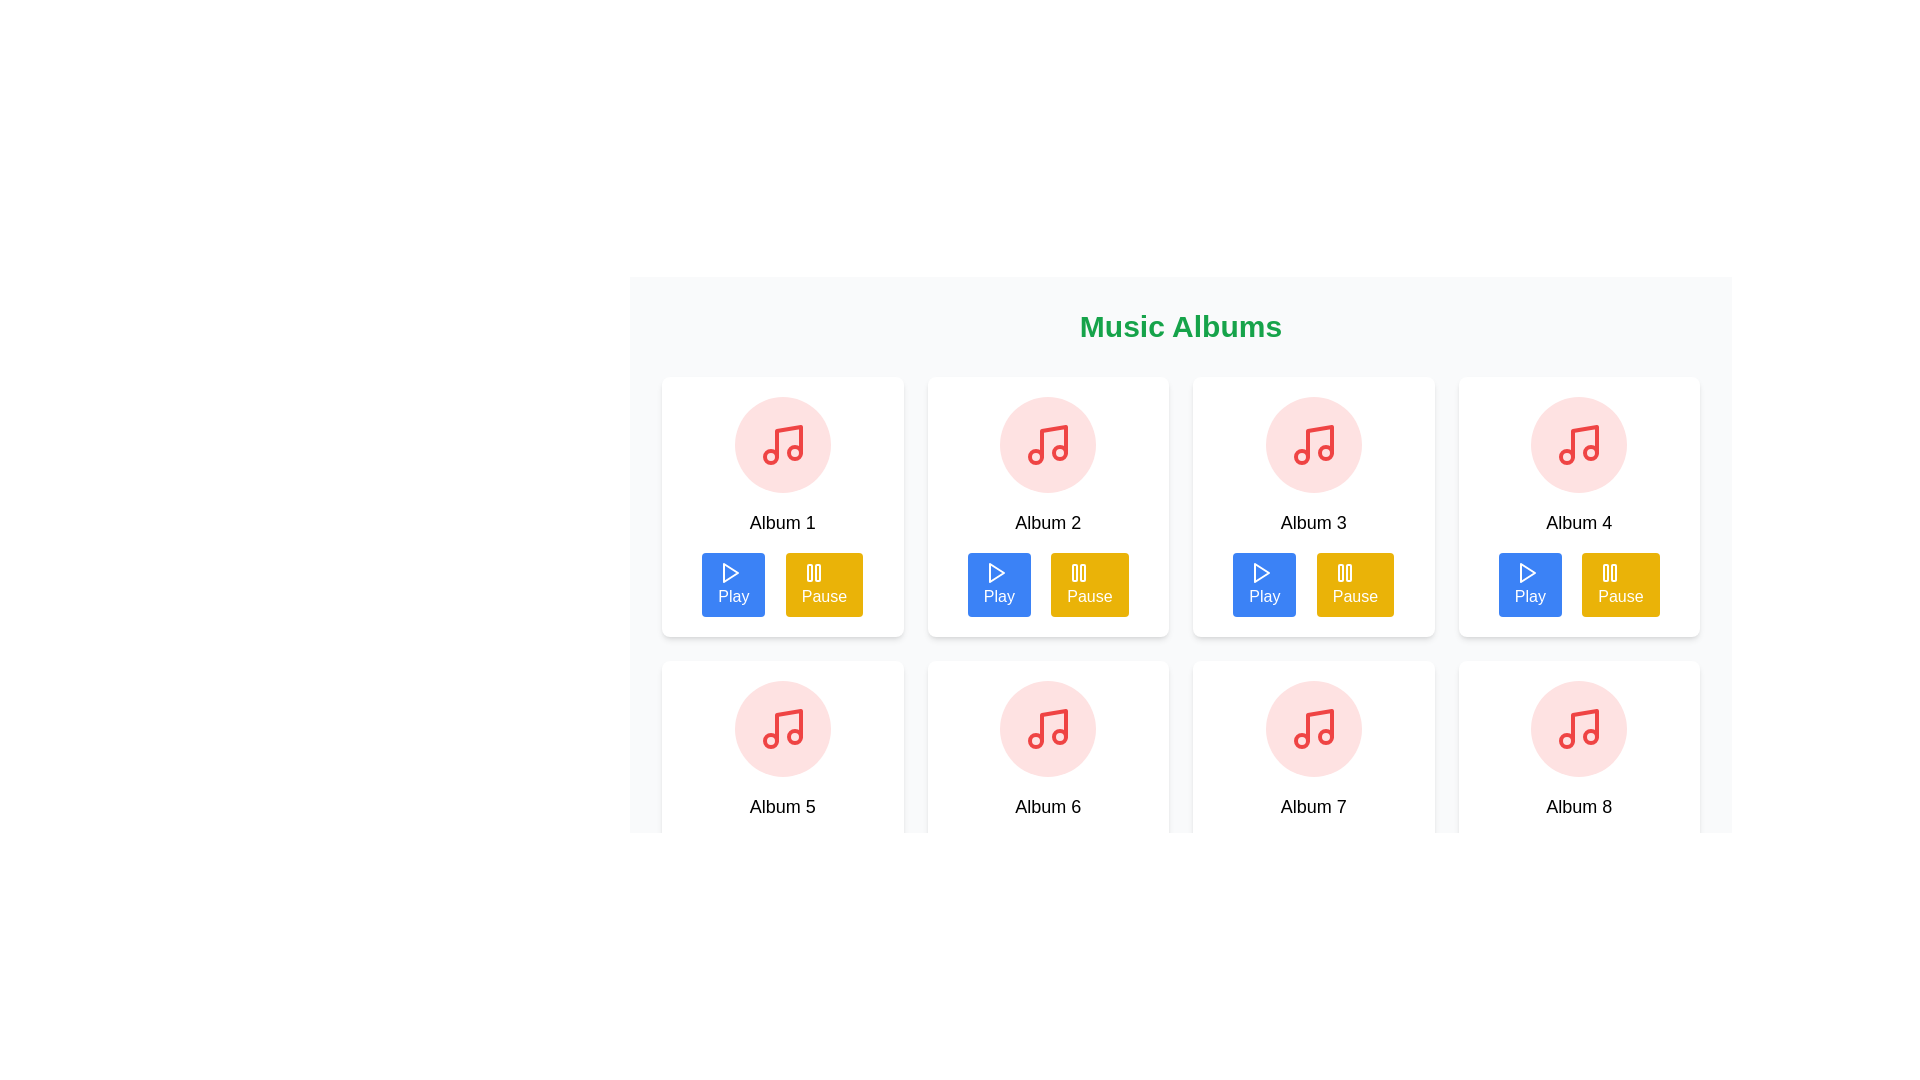  Describe the element at coordinates (813, 573) in the screenshot. I see `the appearance of the pause icon represented by two vertical bars, styled with a yellow background and white foreground, located within the 'Pause' button of the 'Album 2' card` at that location.